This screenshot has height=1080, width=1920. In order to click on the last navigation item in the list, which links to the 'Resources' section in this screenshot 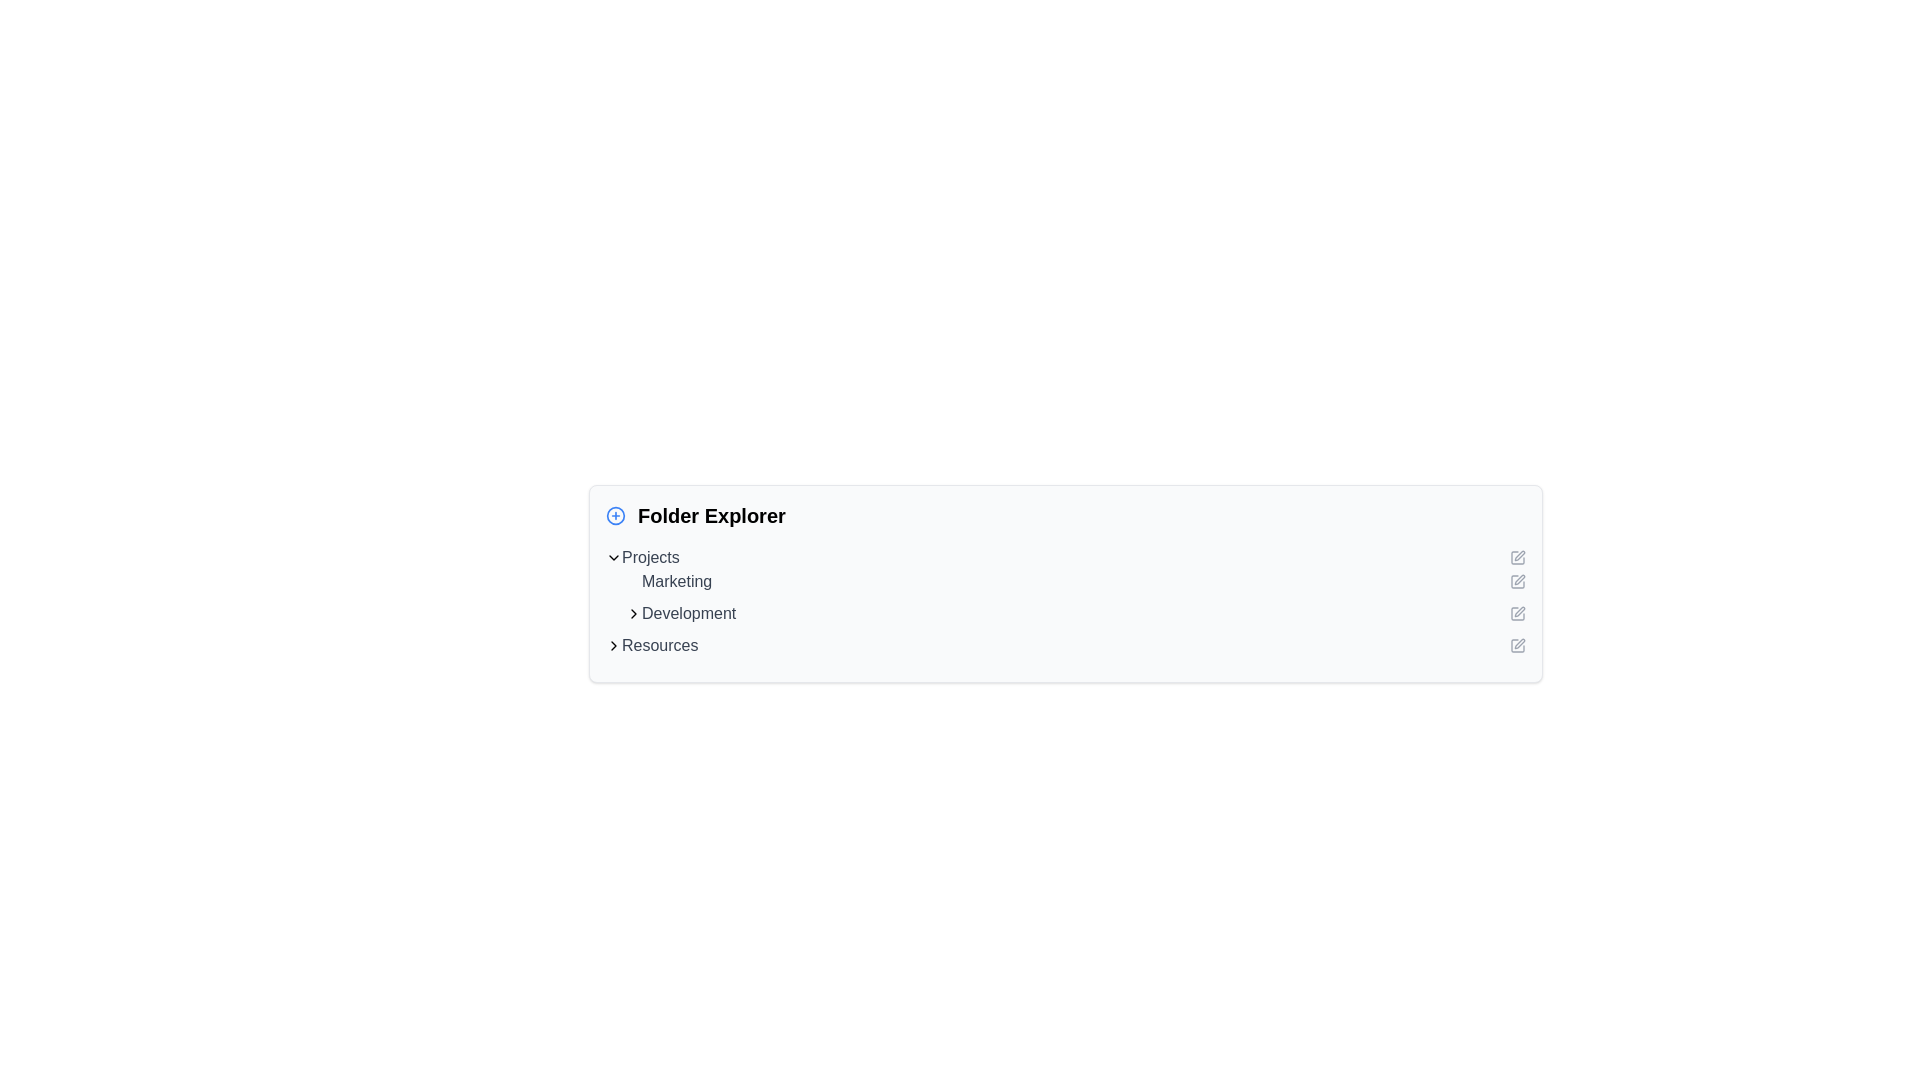, I will do `click(1064, 645)`.